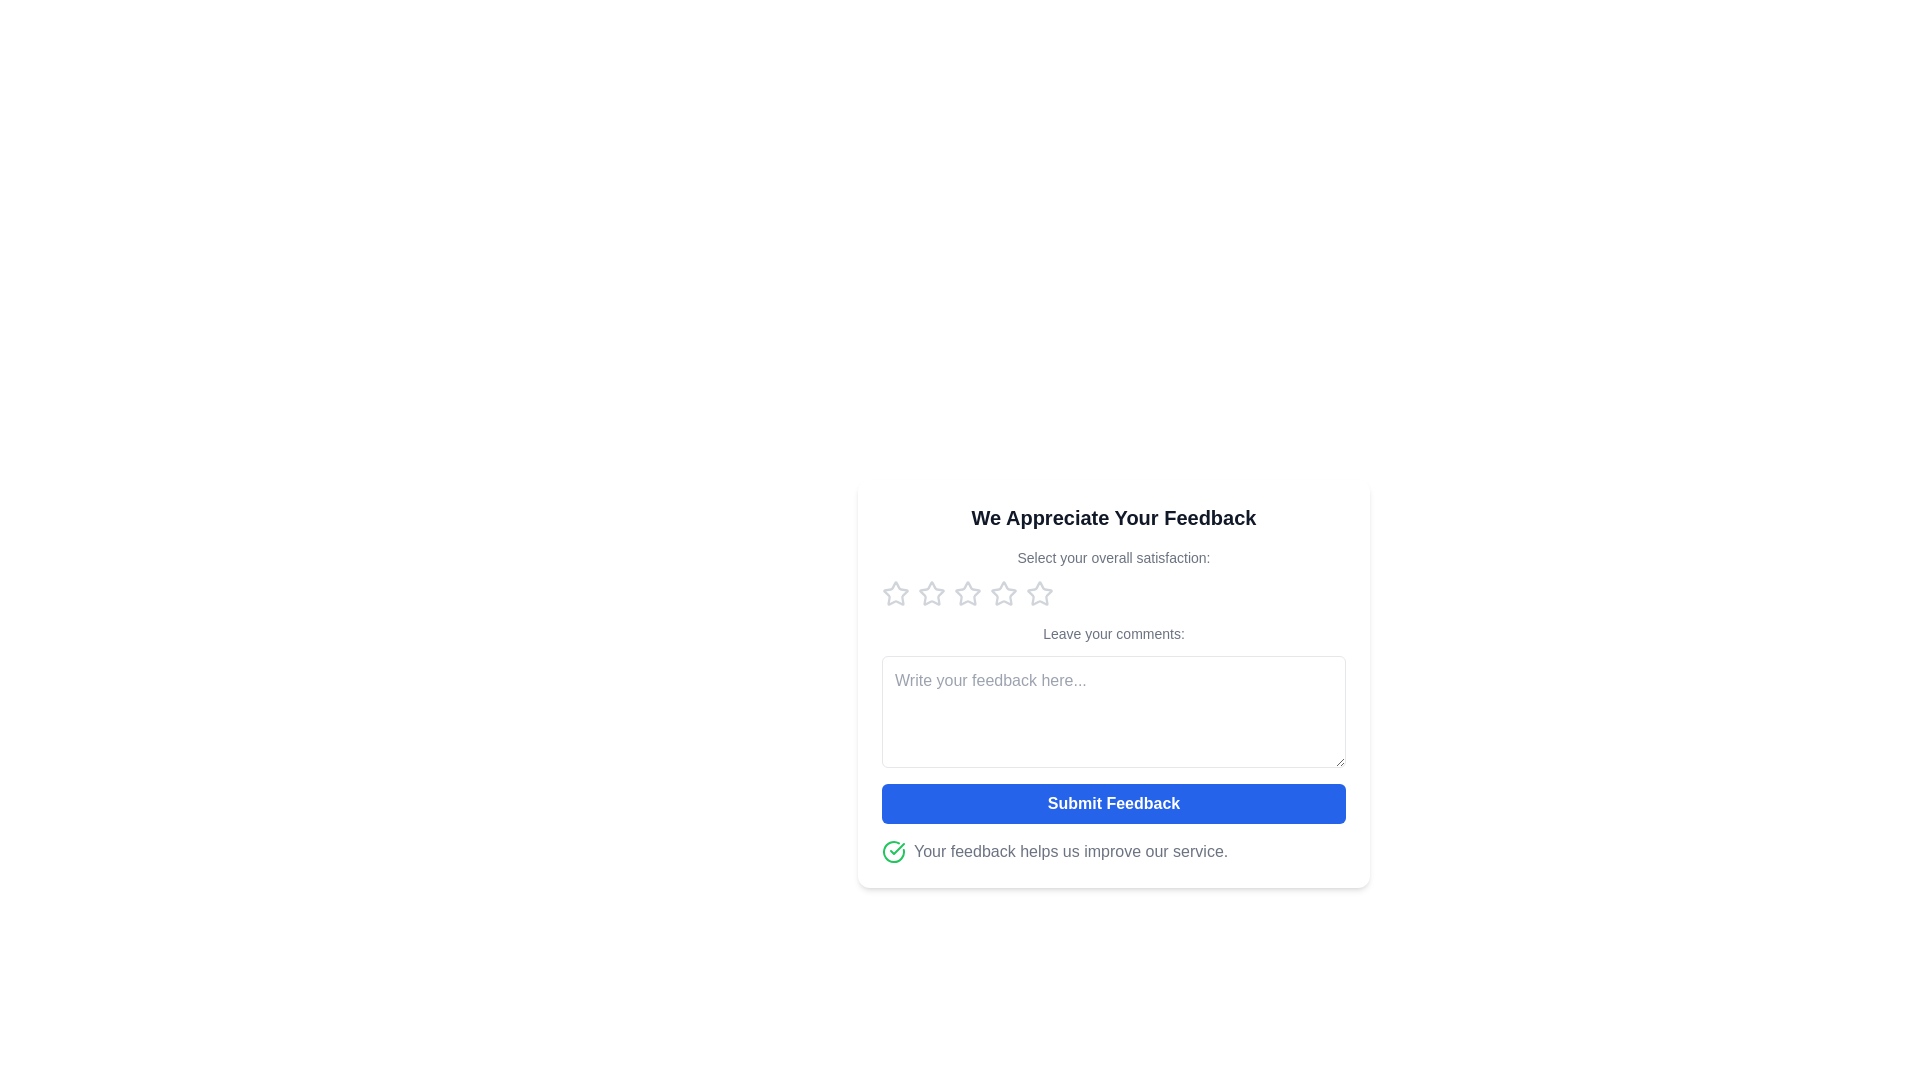 The height and width of the screenshot is (1080, 1920). Describe the element at coordinates (1112, 558) in the screenshot. I see `the informational text label that displays the message 'Select your overall satisfaction:', which is styled in a small gray font and positioned below the heading 'We Appreciate Your Feedback'` at that location.